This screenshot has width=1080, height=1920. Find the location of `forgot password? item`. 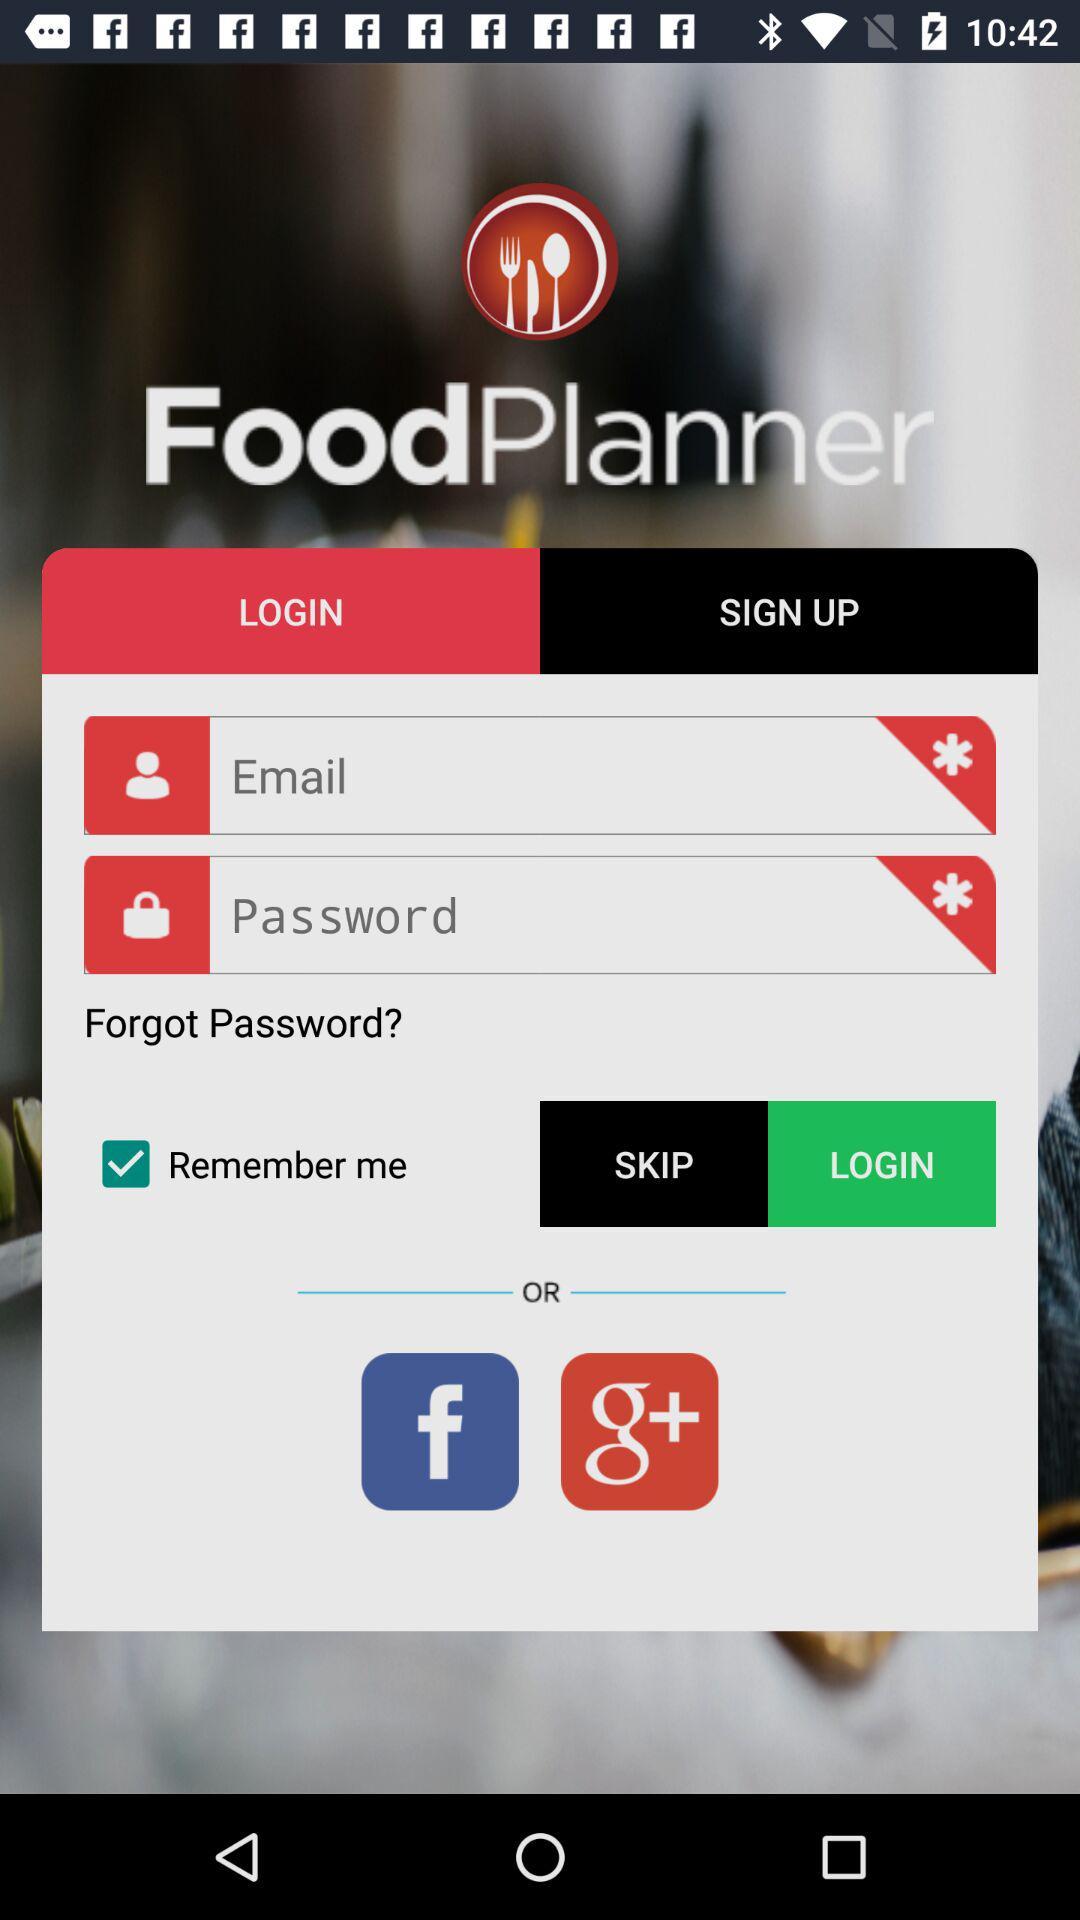

forgot password? item is located at coordinates (242, 1021).